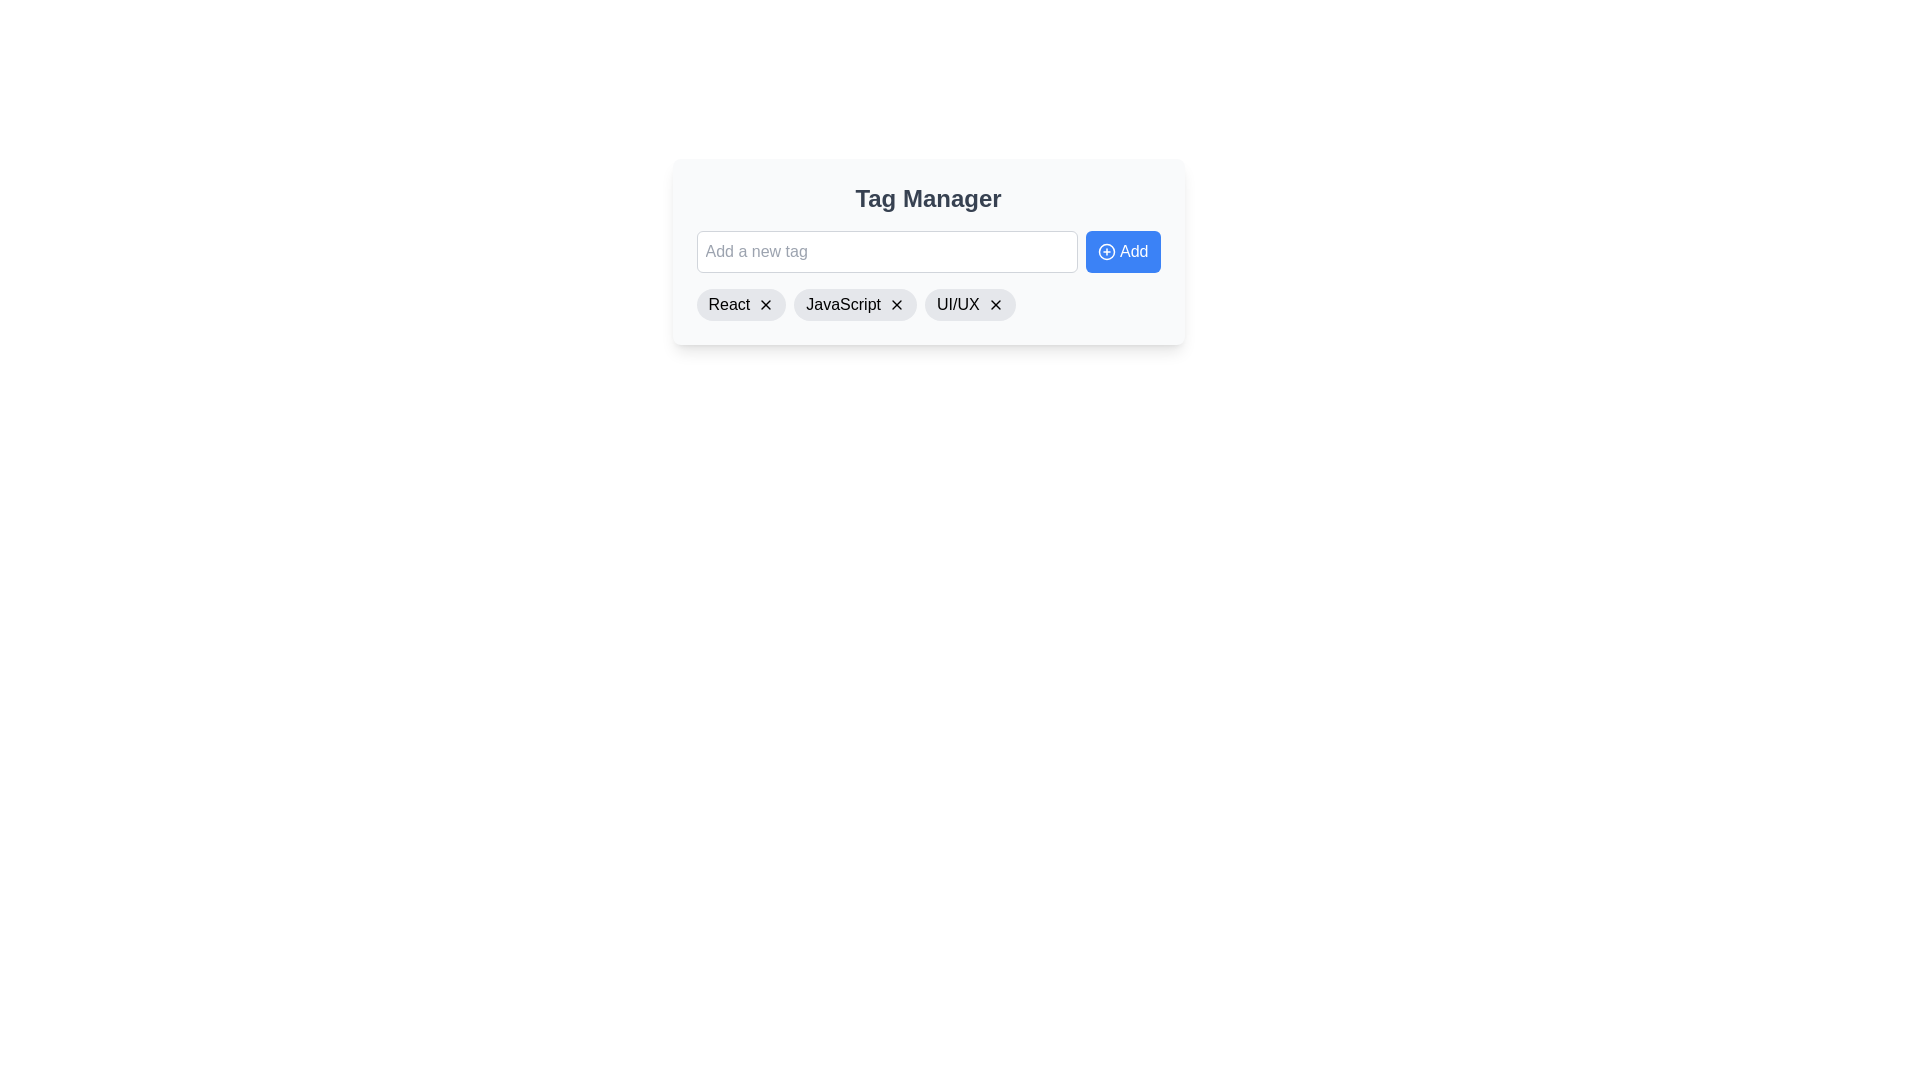 The image size is (1920, 1080). What do you see at coordinates (740, 304) in the screenshot?
I see `the 'React' tag element with a removable button` at bounding box center [740, 304].